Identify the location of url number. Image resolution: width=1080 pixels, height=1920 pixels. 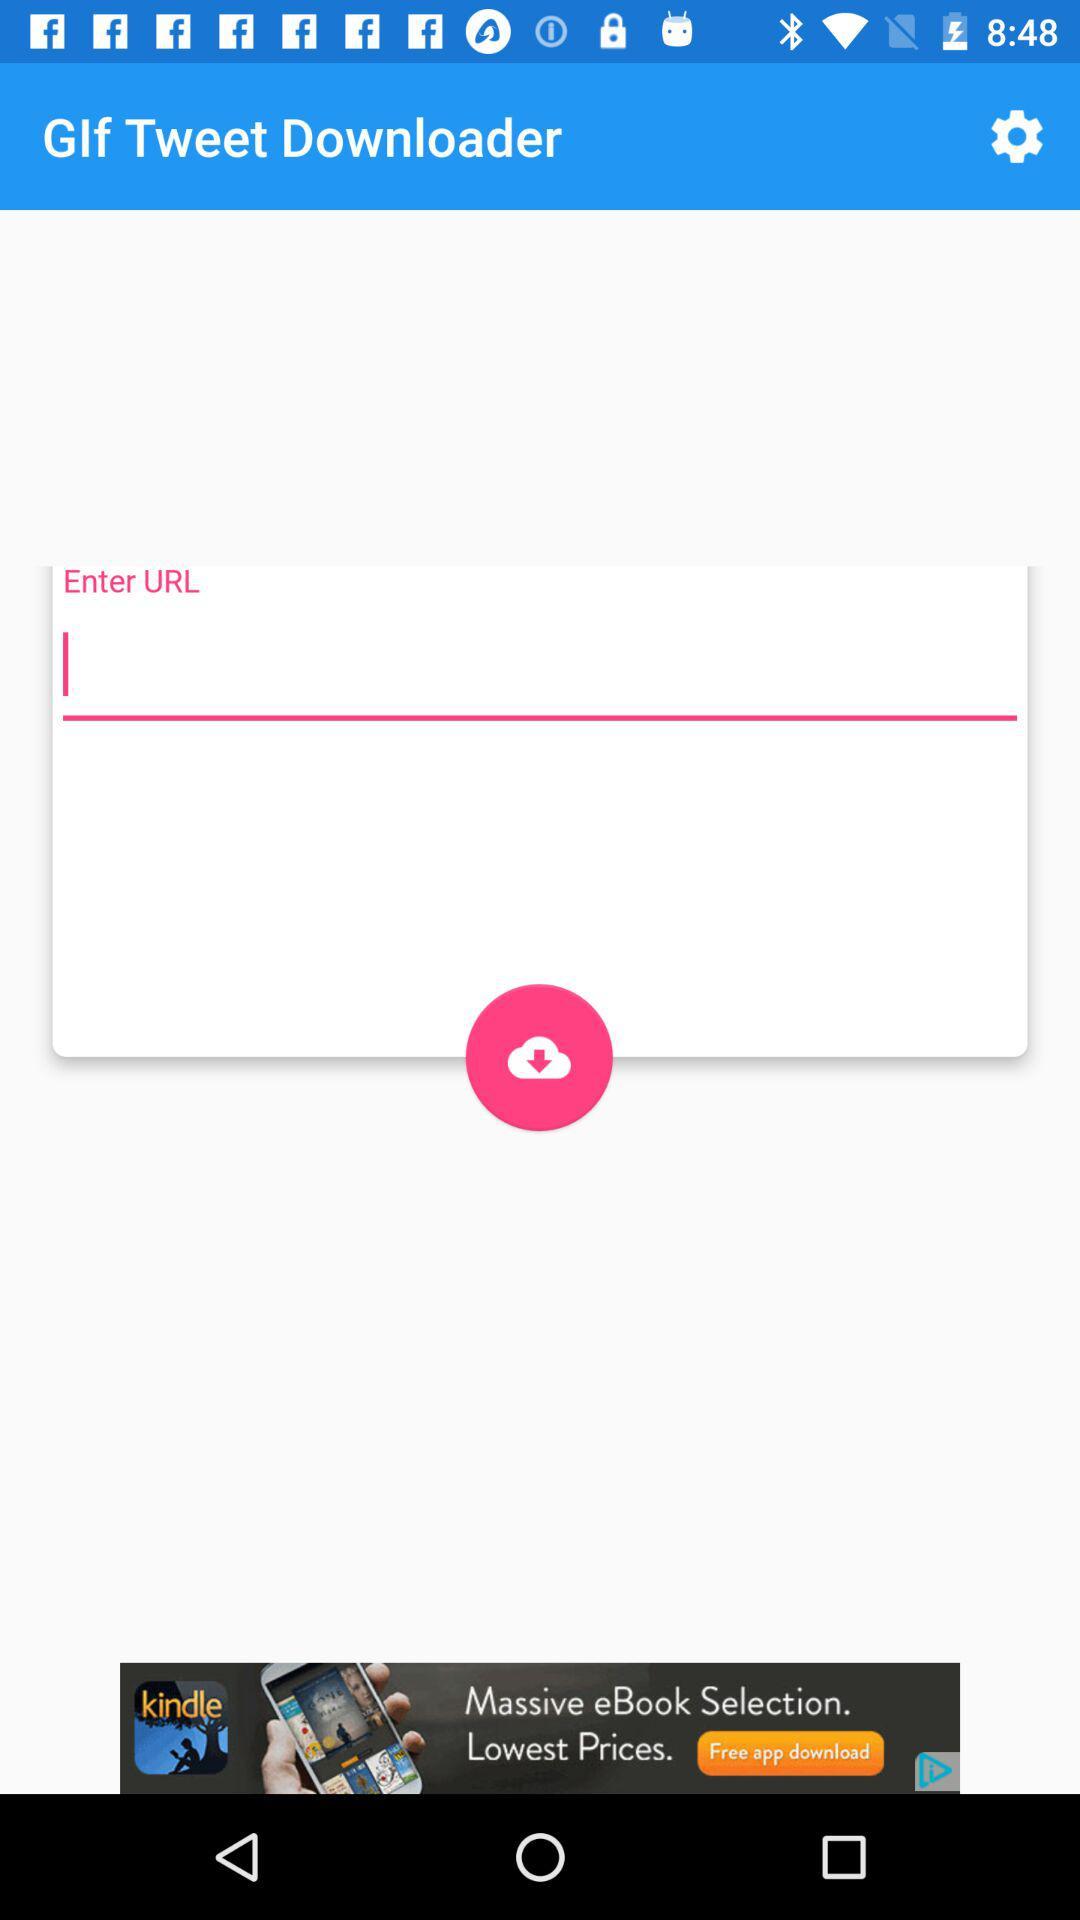
(540, 665).